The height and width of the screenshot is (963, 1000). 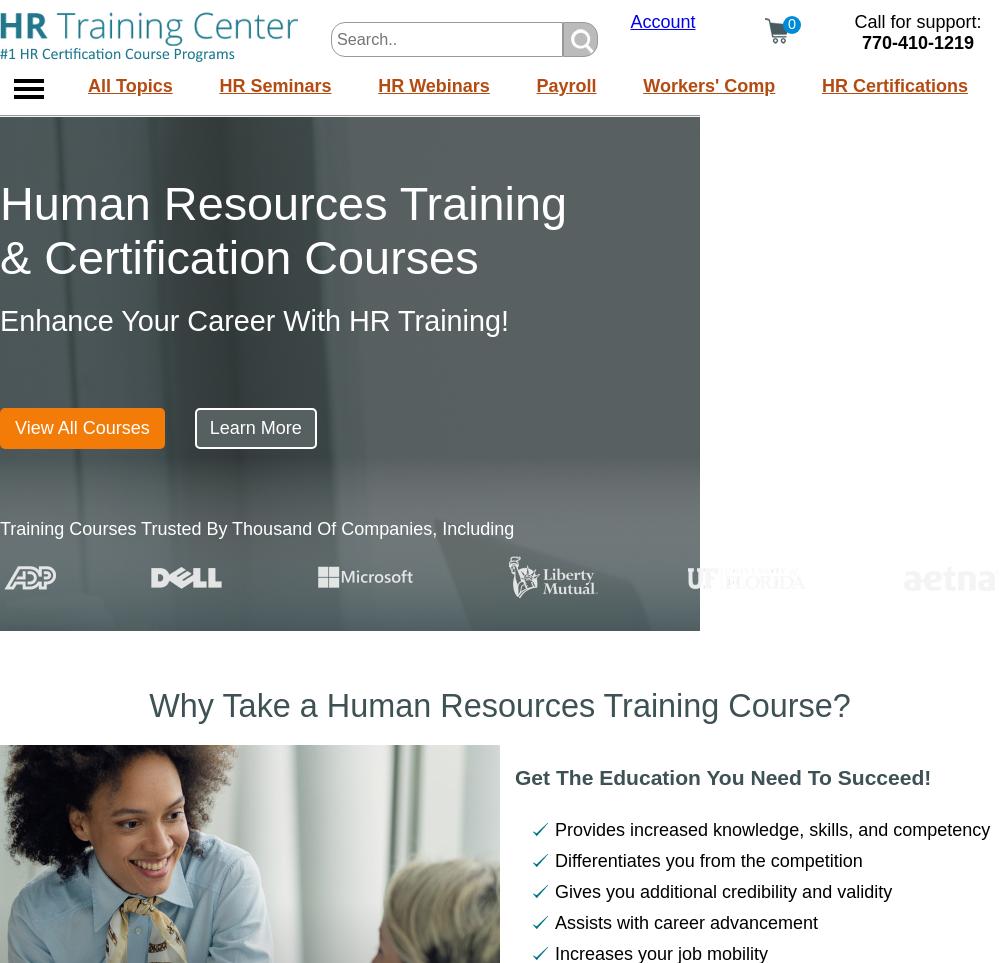 I want to click on 'View All Courses', so click(x=81, y=427).